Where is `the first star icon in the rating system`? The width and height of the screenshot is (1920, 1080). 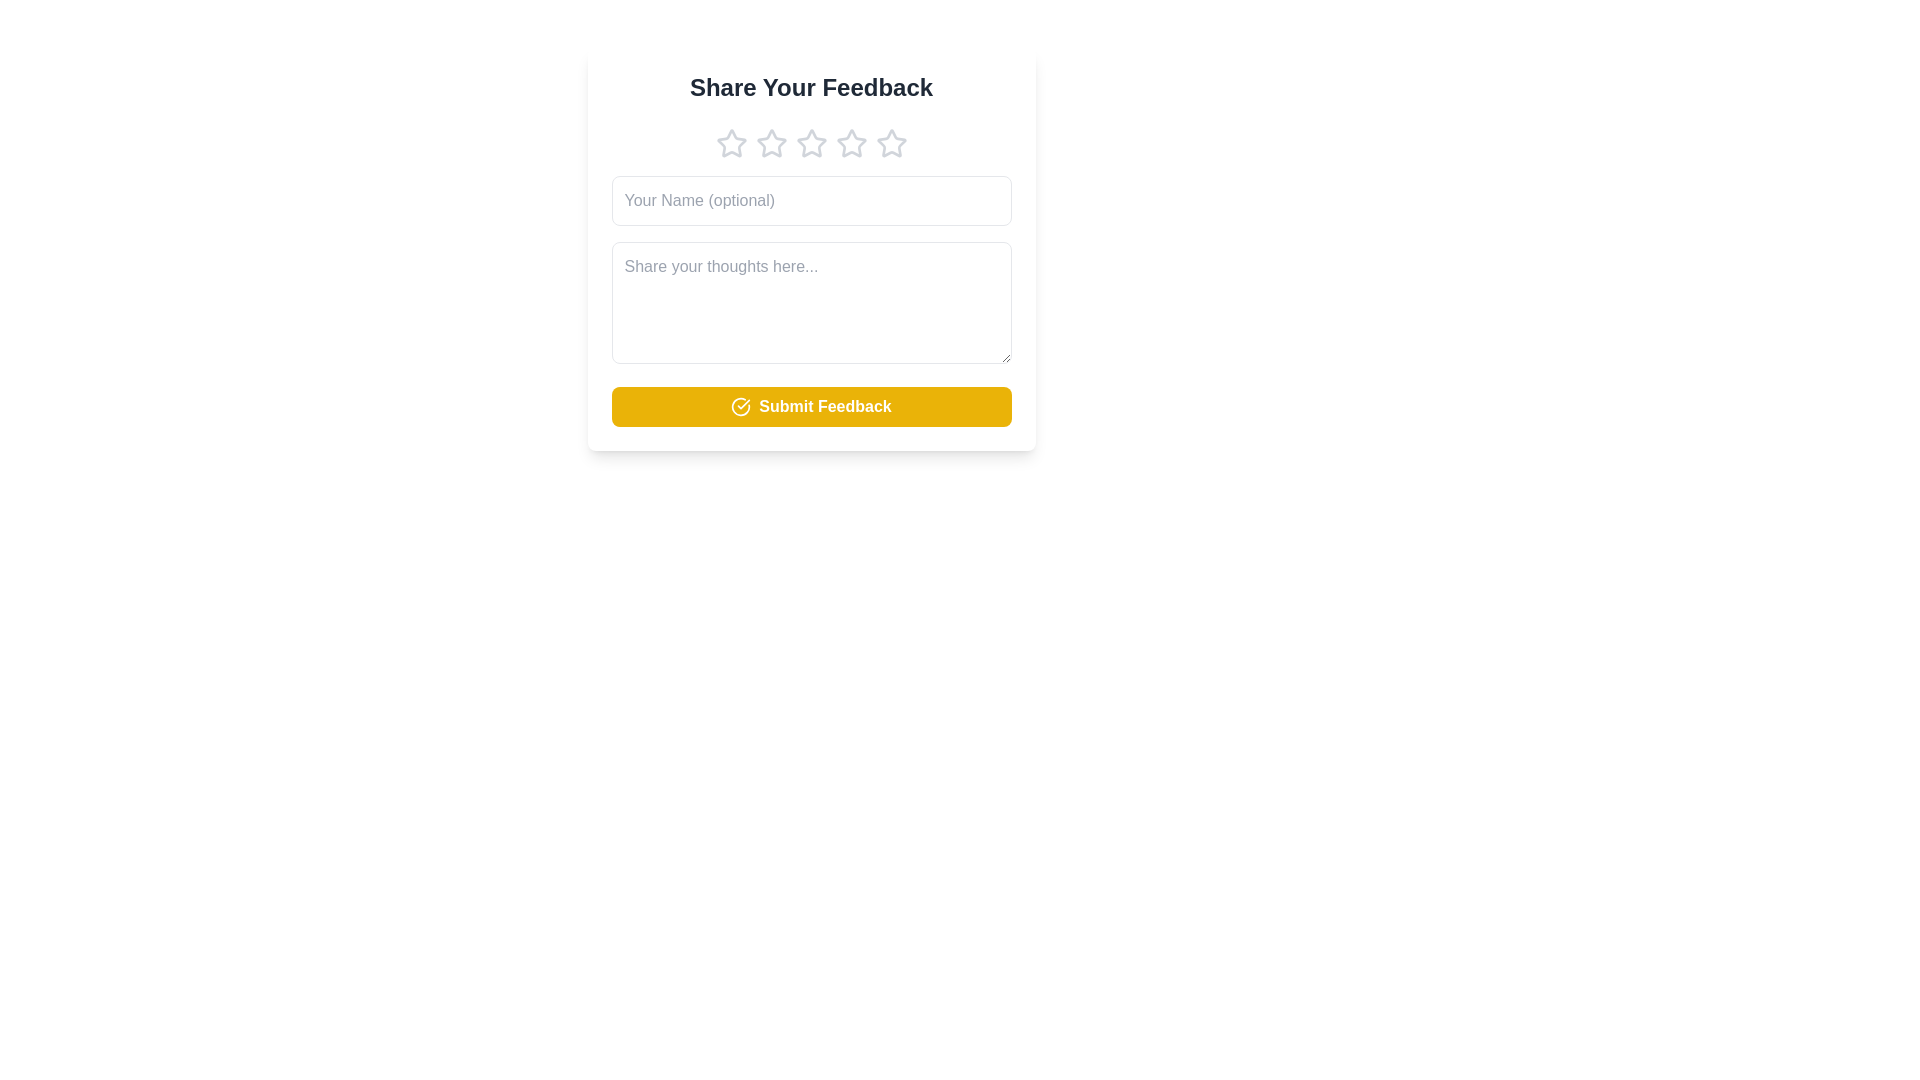
the first star icon in the rating system is located at coordinates (730, 142).